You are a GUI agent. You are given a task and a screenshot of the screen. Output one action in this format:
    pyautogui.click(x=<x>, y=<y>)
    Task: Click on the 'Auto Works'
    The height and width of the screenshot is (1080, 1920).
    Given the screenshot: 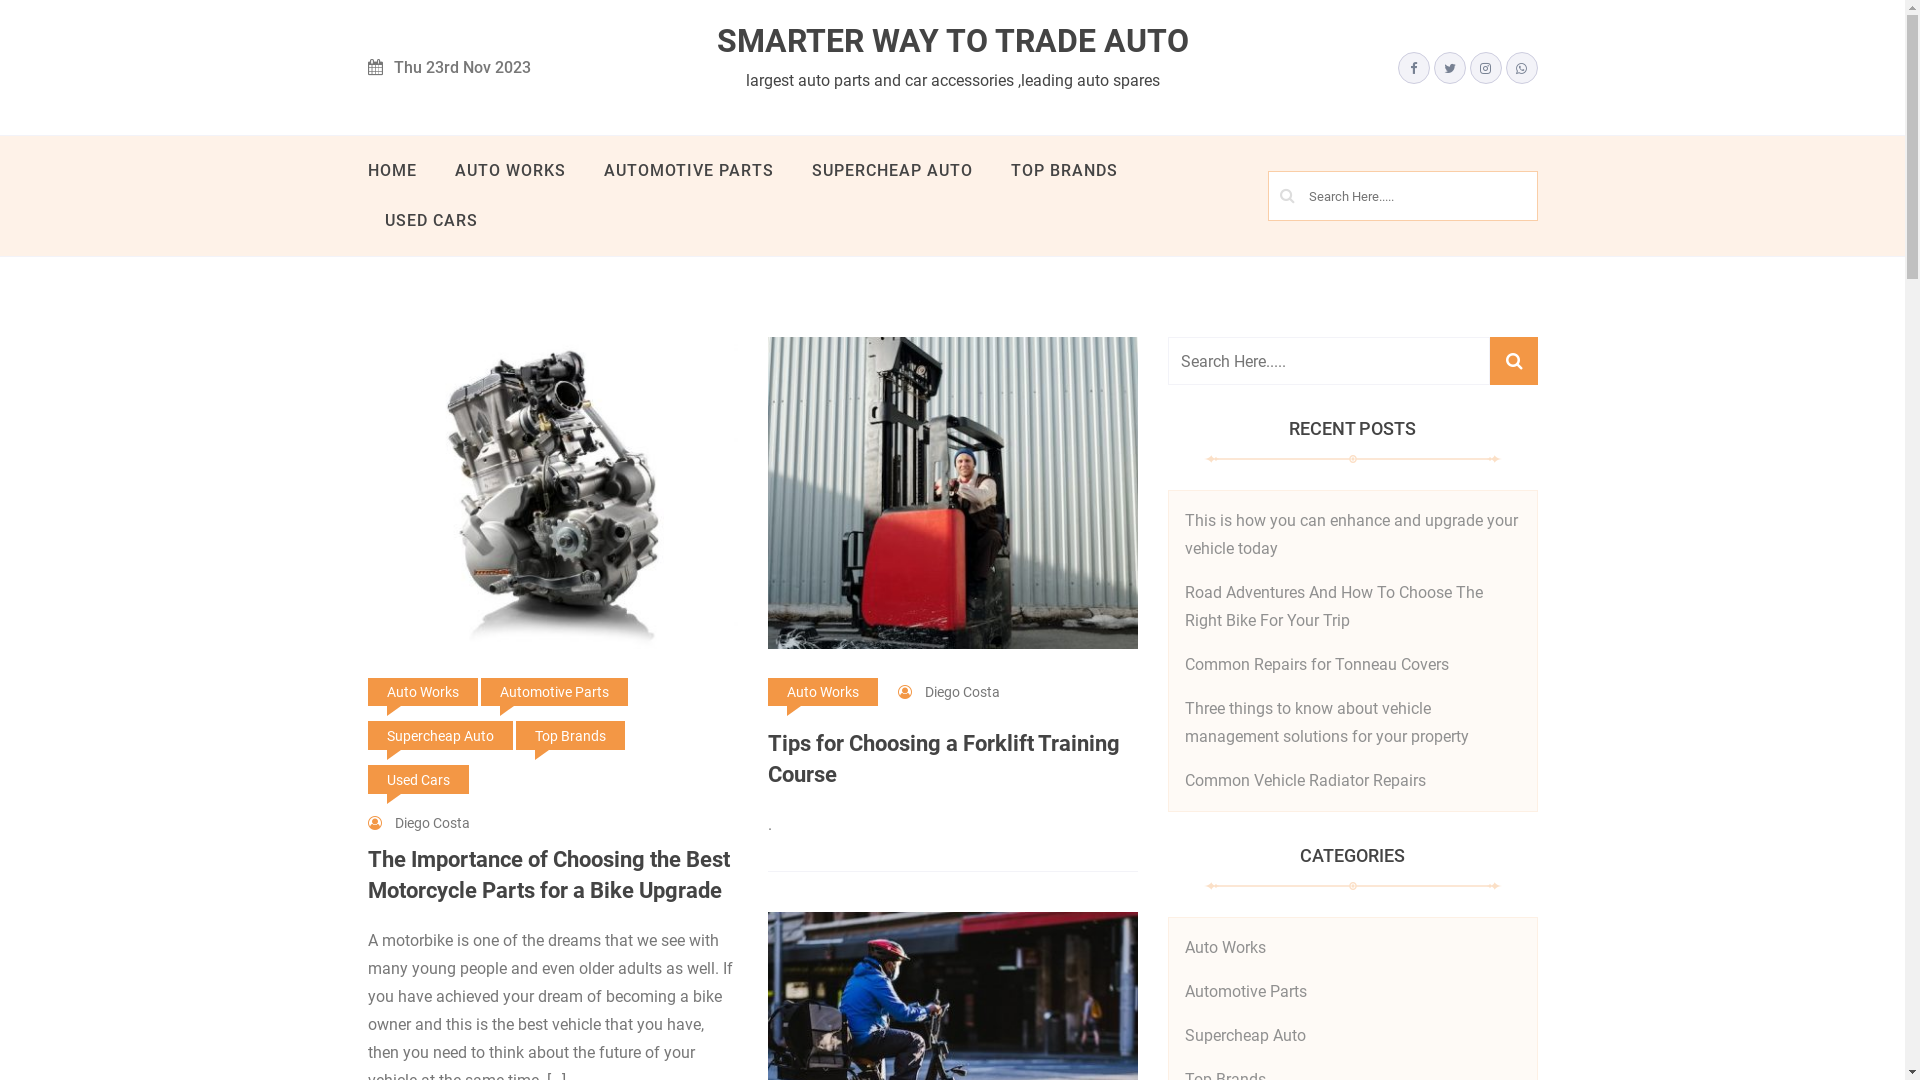 What is the action you would take?
    pyautogui.click(x=421, y=691)
    